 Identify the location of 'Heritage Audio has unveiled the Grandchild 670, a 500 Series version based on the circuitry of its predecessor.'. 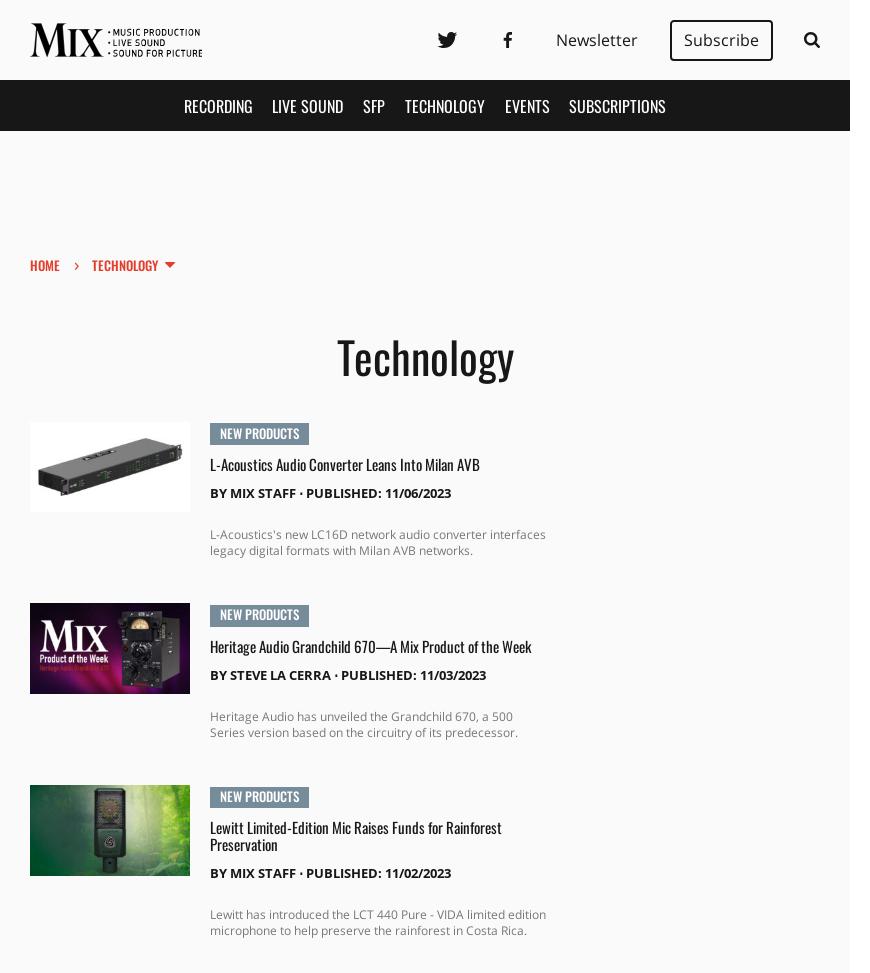
(207, 723).